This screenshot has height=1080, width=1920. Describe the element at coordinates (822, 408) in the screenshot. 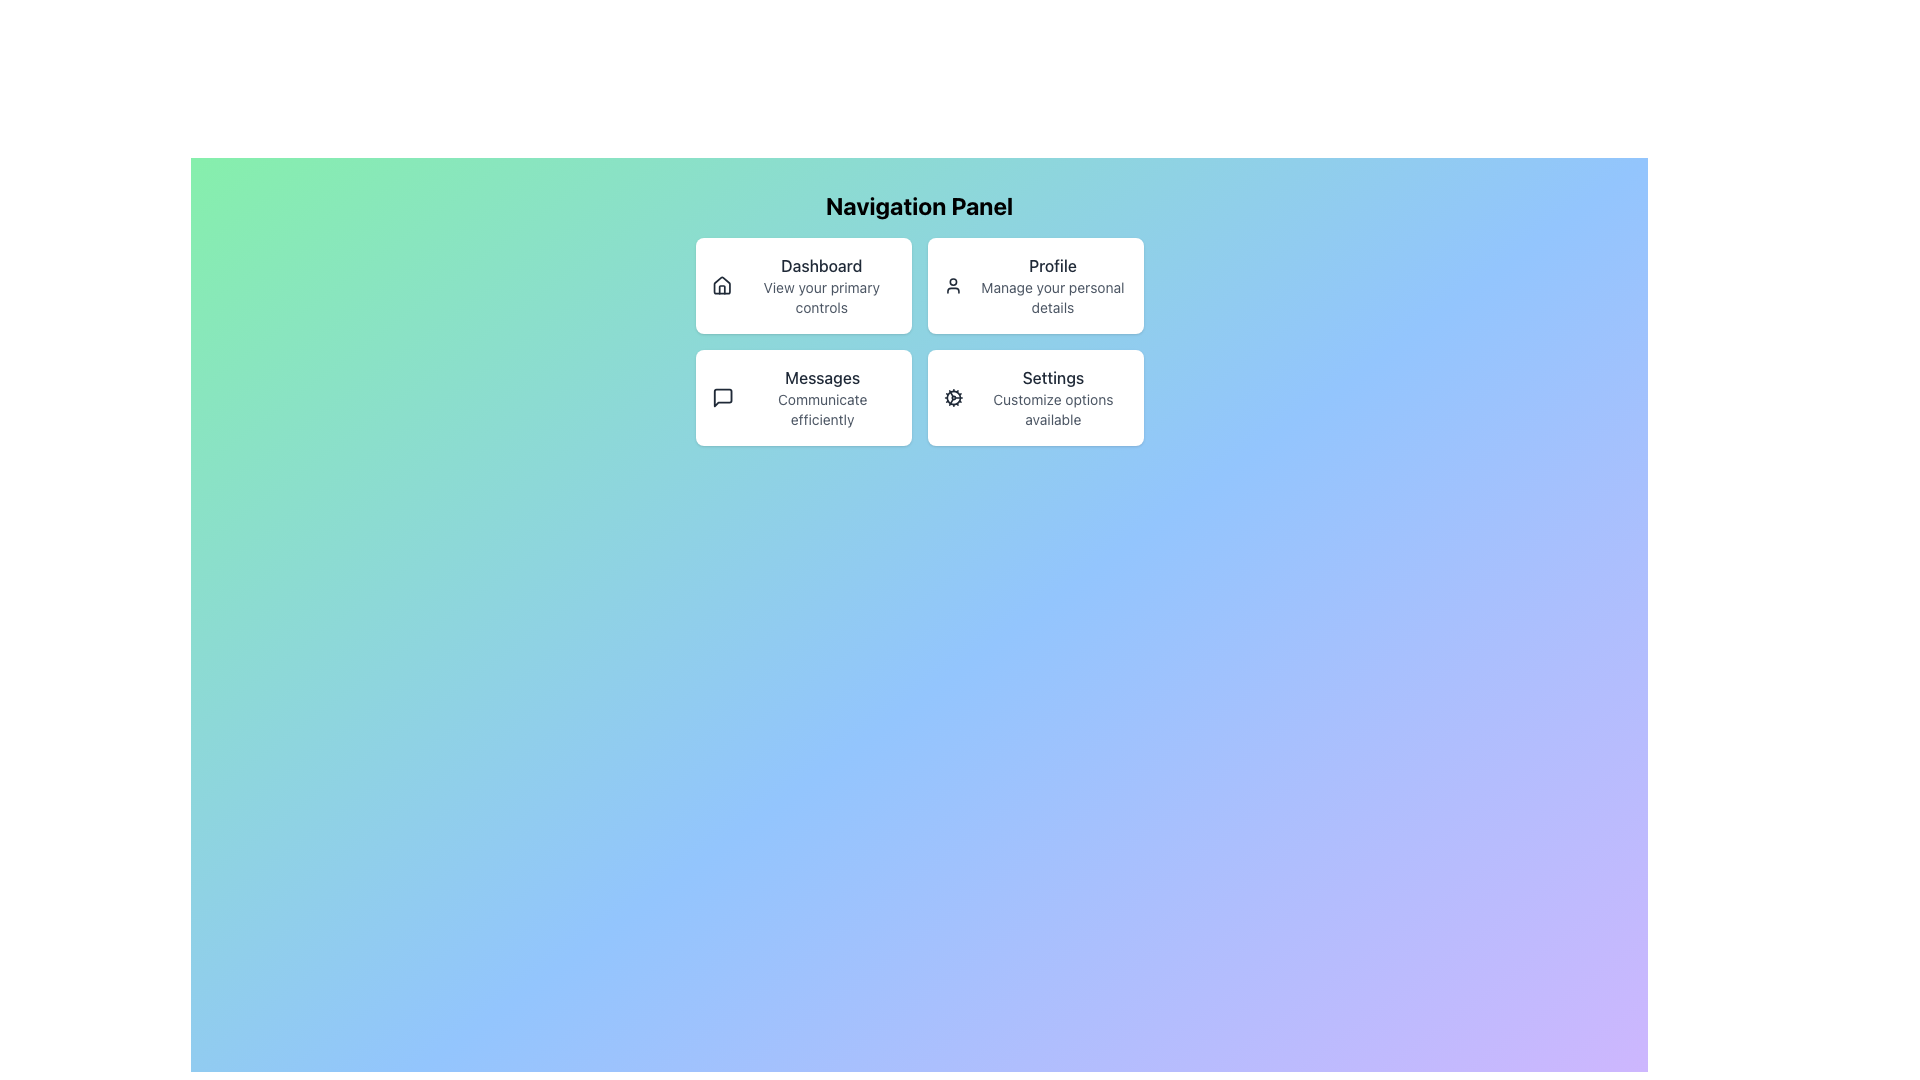

I see `the descriptive text element located below the 'Messages' heading in the 'Messages' box at the top-left of the navigation grid` at that location.